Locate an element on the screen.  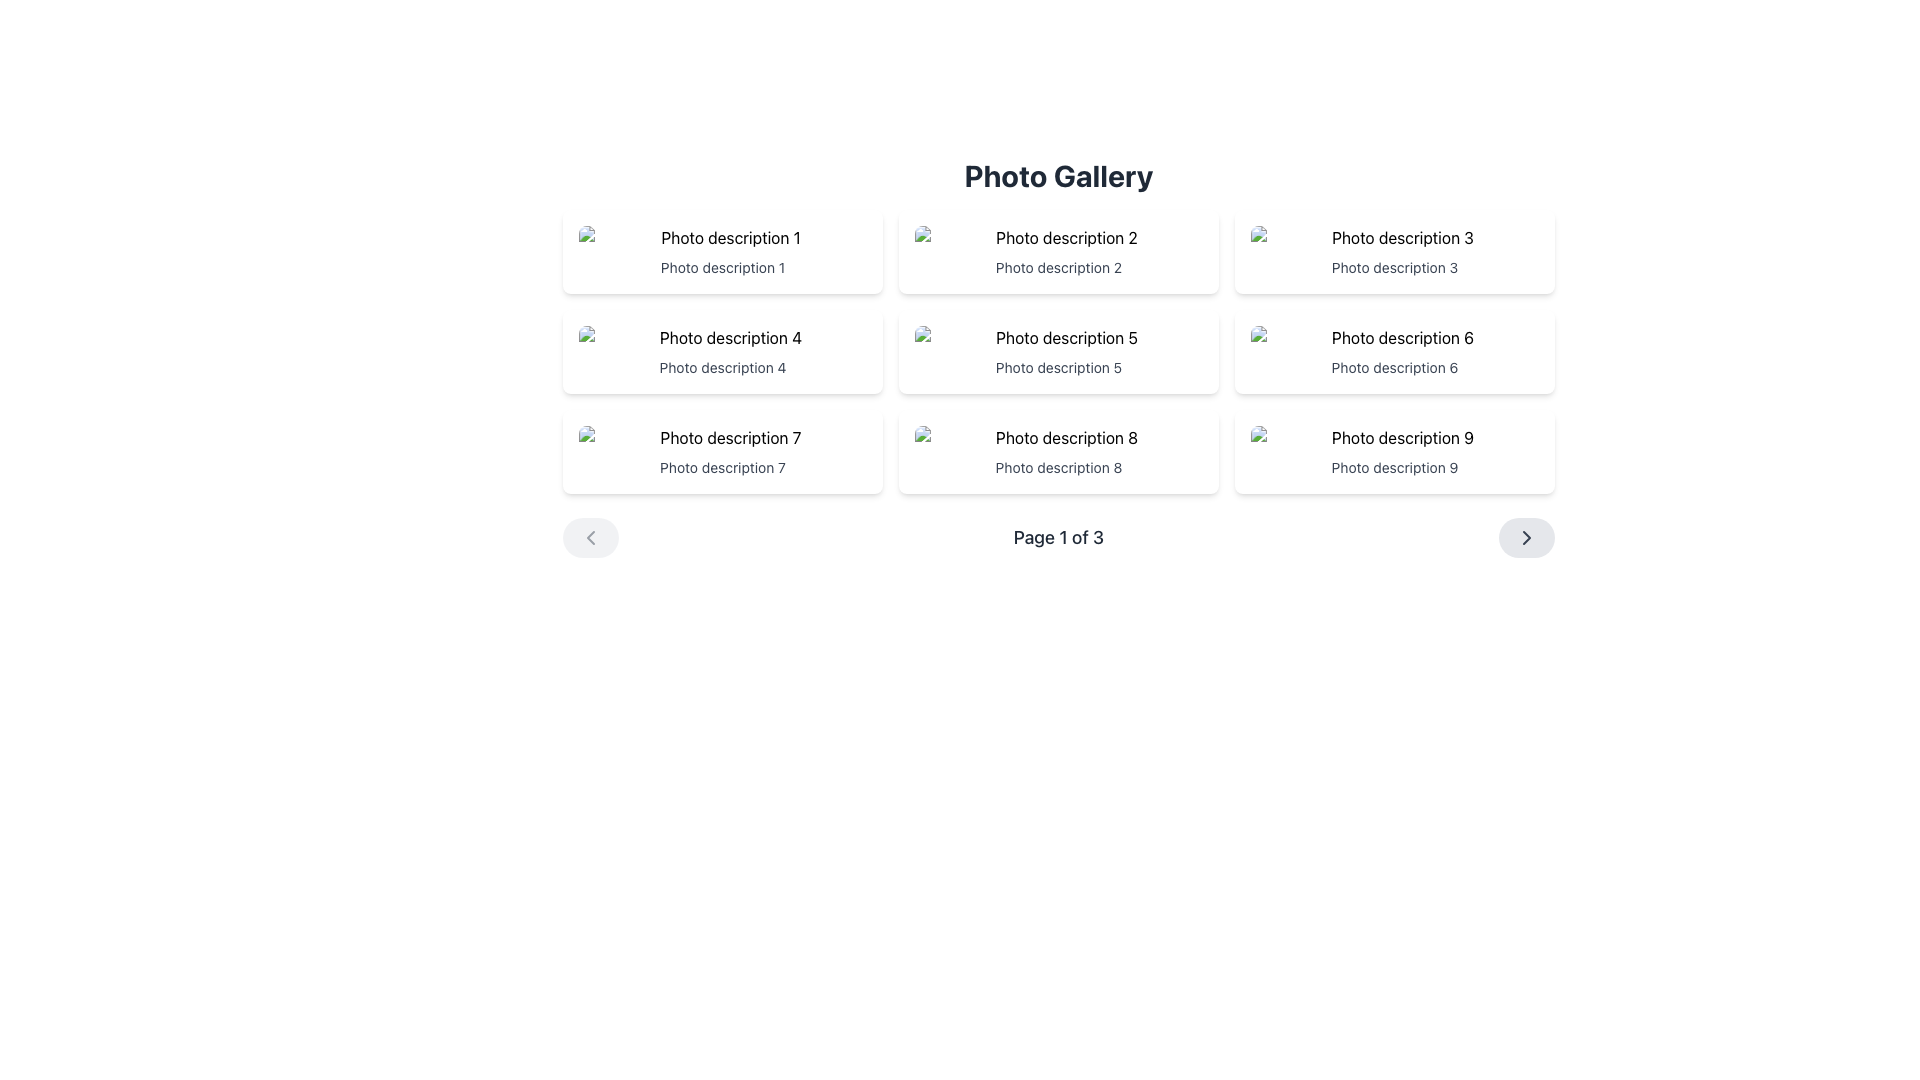
the text label indicating the current page number in the paginated layout is located at coordinates (1058, 536).